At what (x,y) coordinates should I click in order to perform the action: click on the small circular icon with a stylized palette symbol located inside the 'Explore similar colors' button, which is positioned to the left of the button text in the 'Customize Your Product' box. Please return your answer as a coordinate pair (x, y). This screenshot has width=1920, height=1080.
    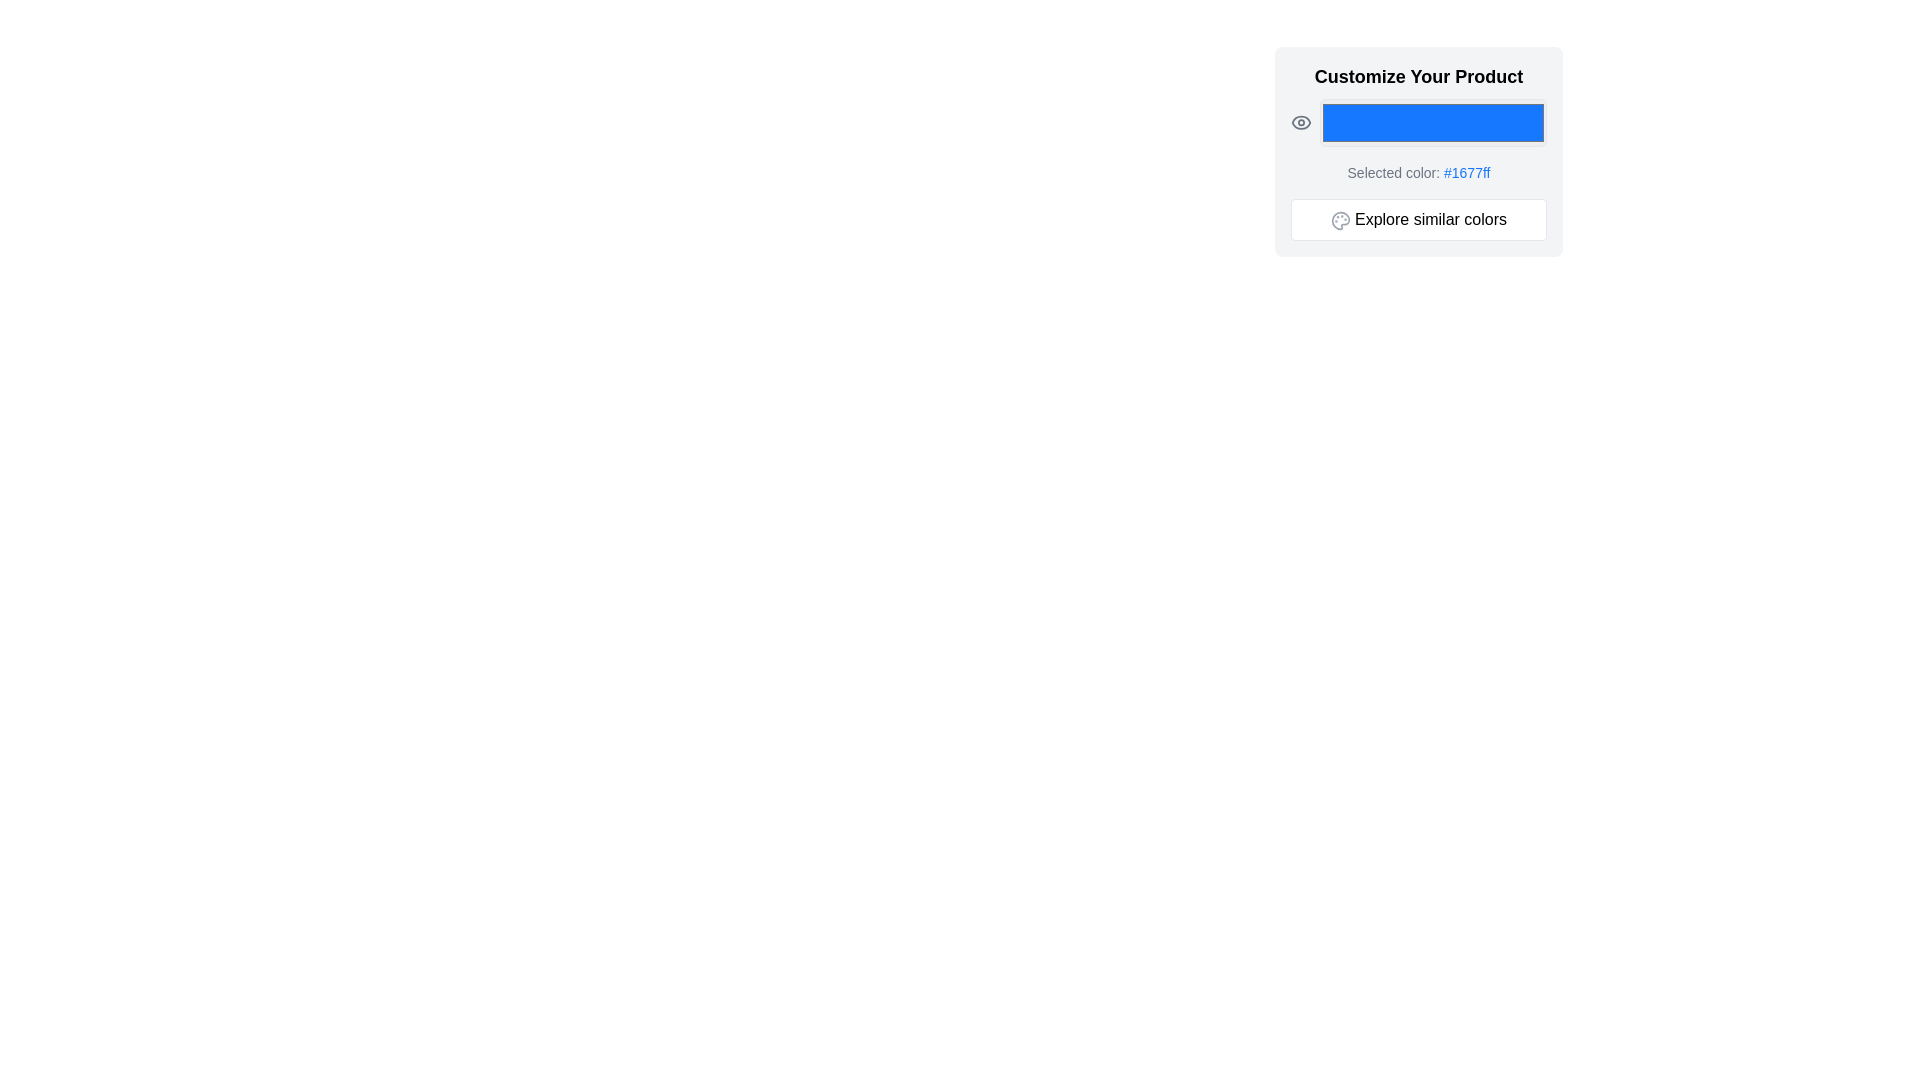
    Looking at the image, I should click on (1340, 220).